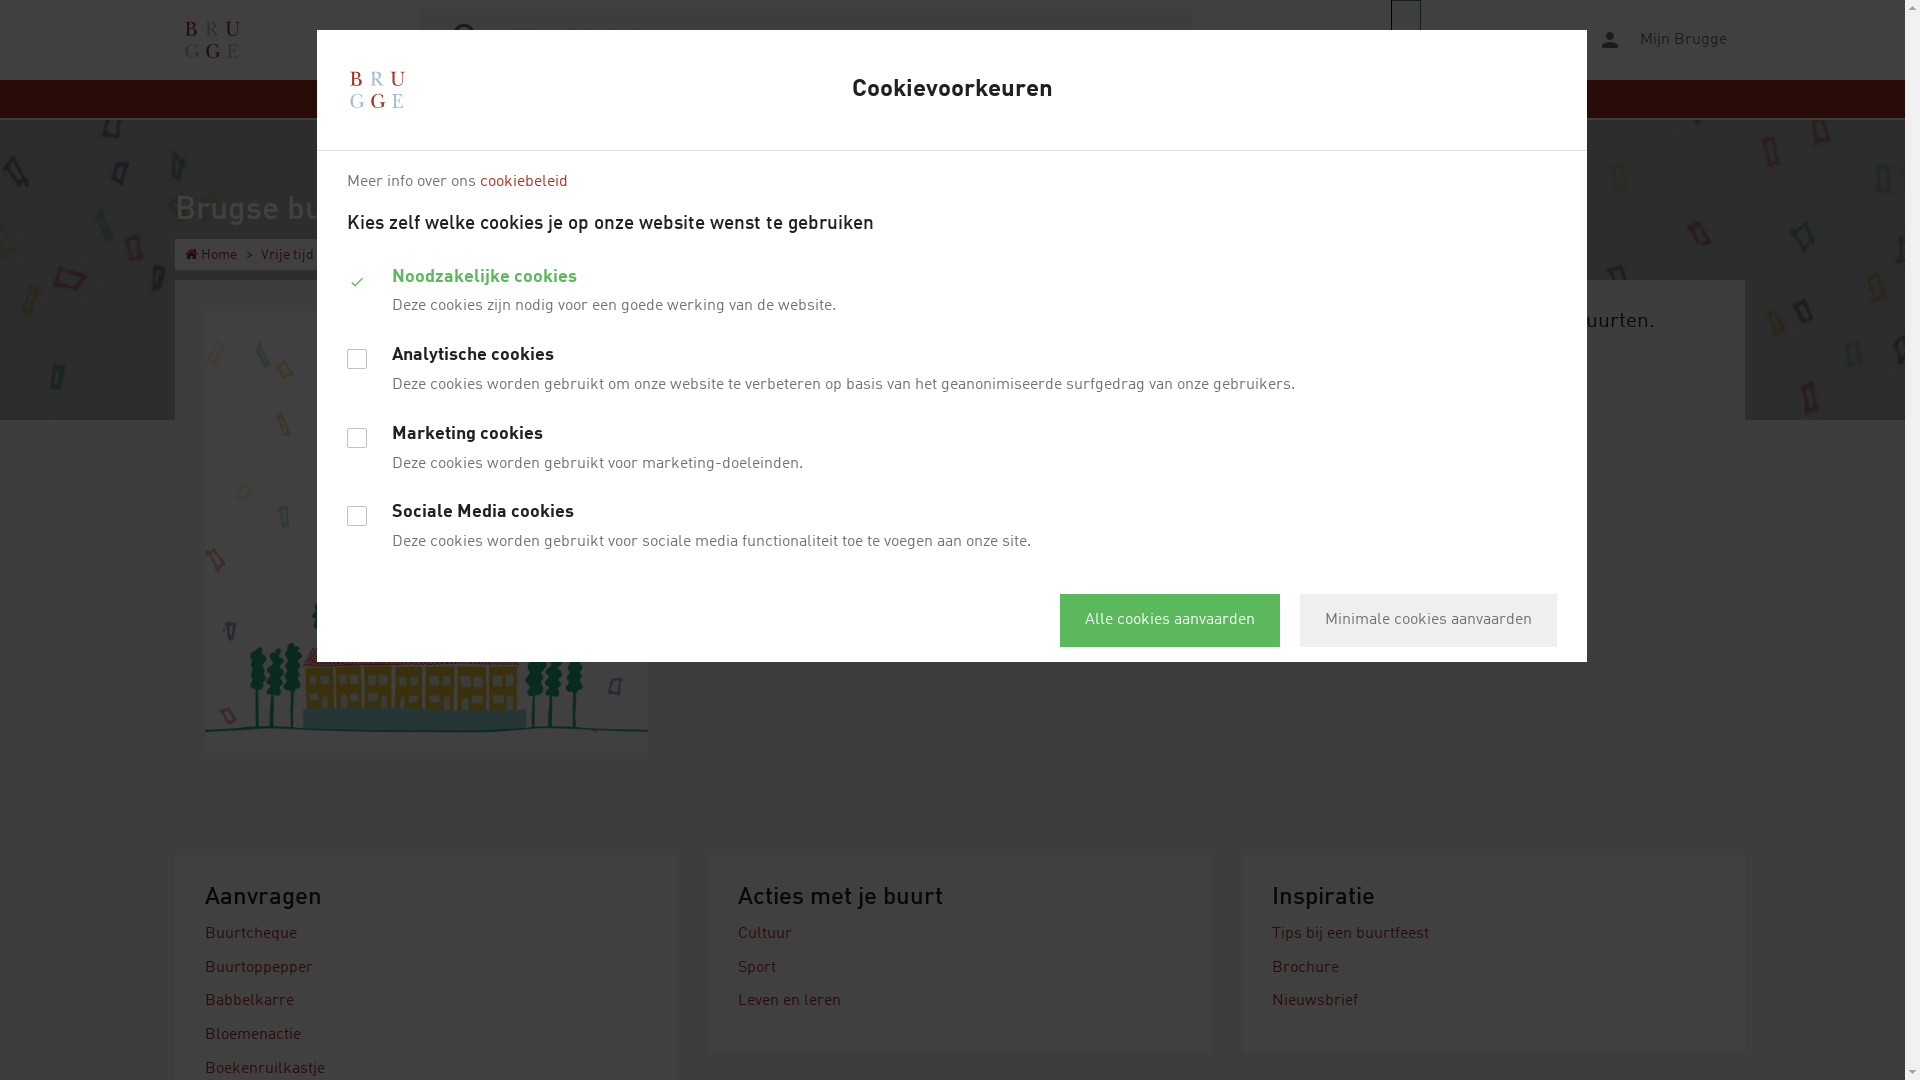 The image size is (1920, 1080). I want to click on 'Ga naar de startpagina', so click(211, 39).